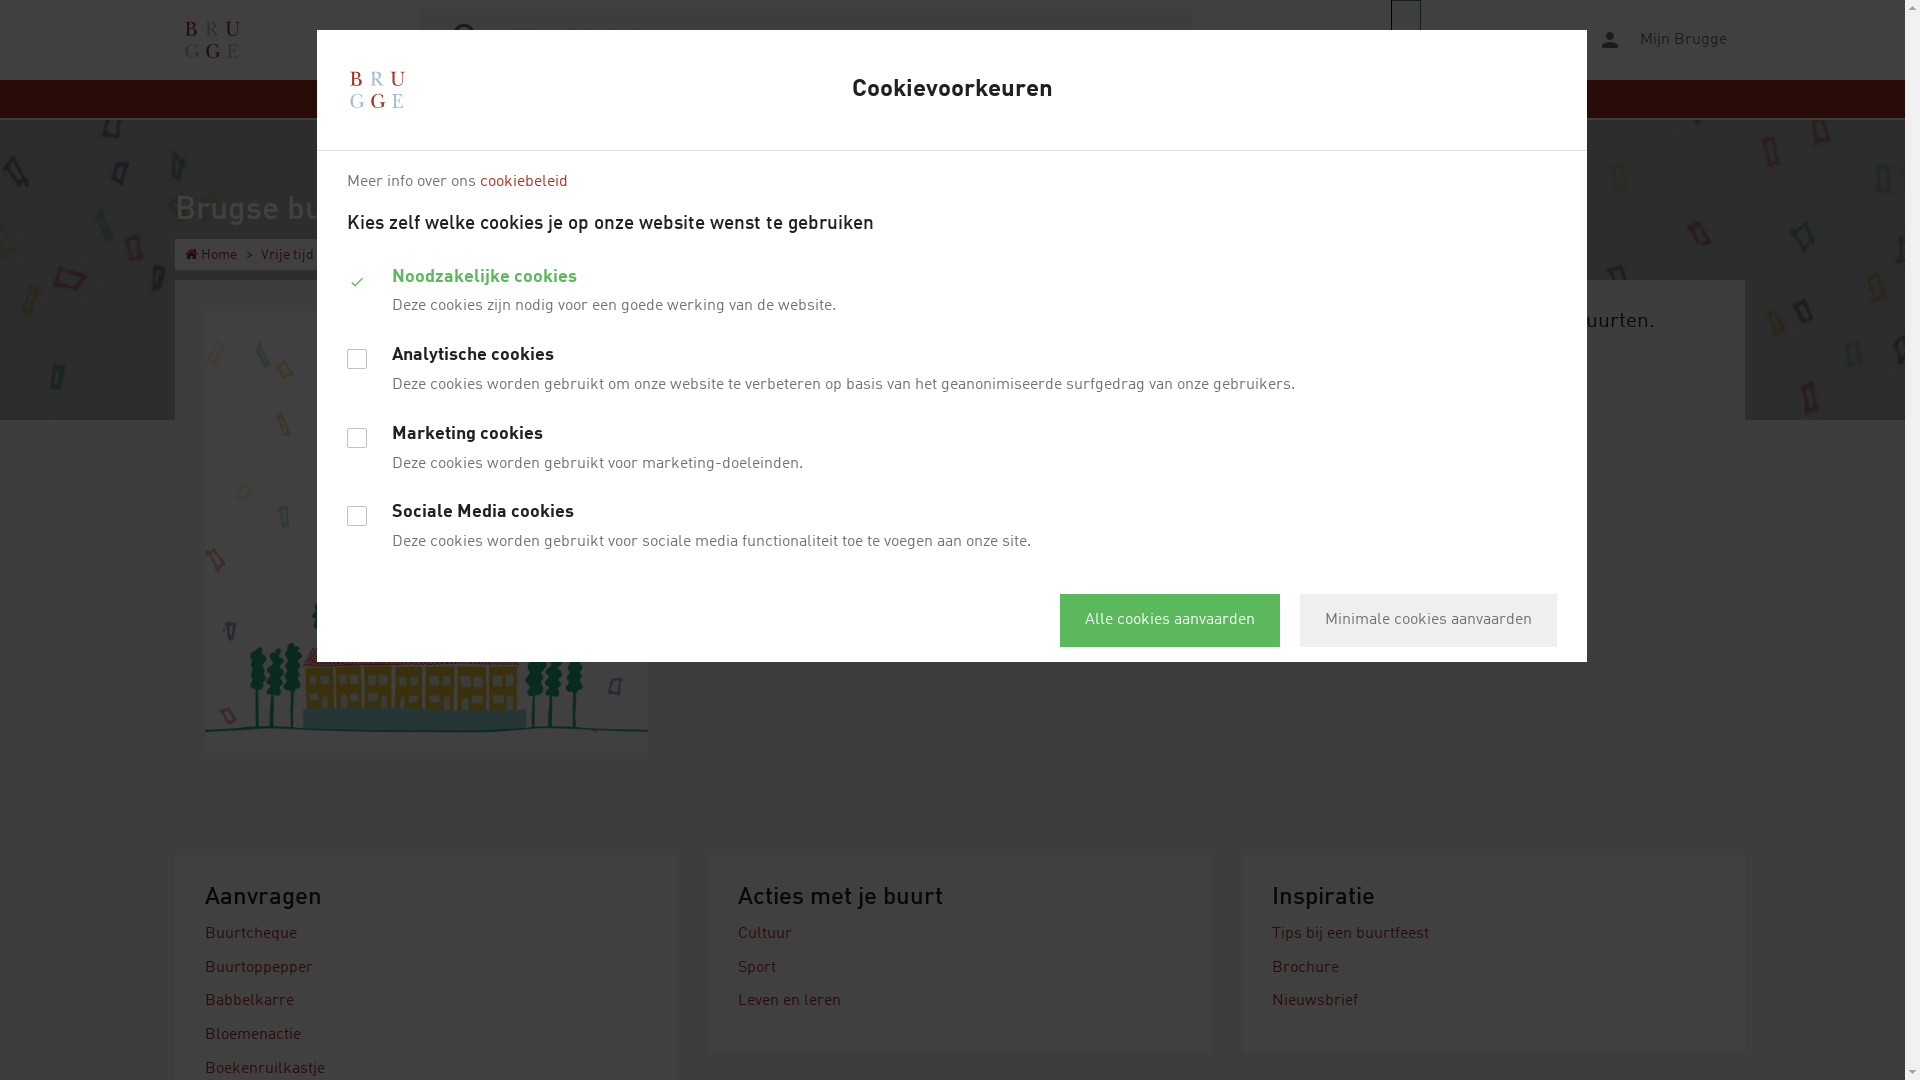 The image size is (1920, 1080). I want to click on 'Ga naar de startpagina', so click(211, 39).